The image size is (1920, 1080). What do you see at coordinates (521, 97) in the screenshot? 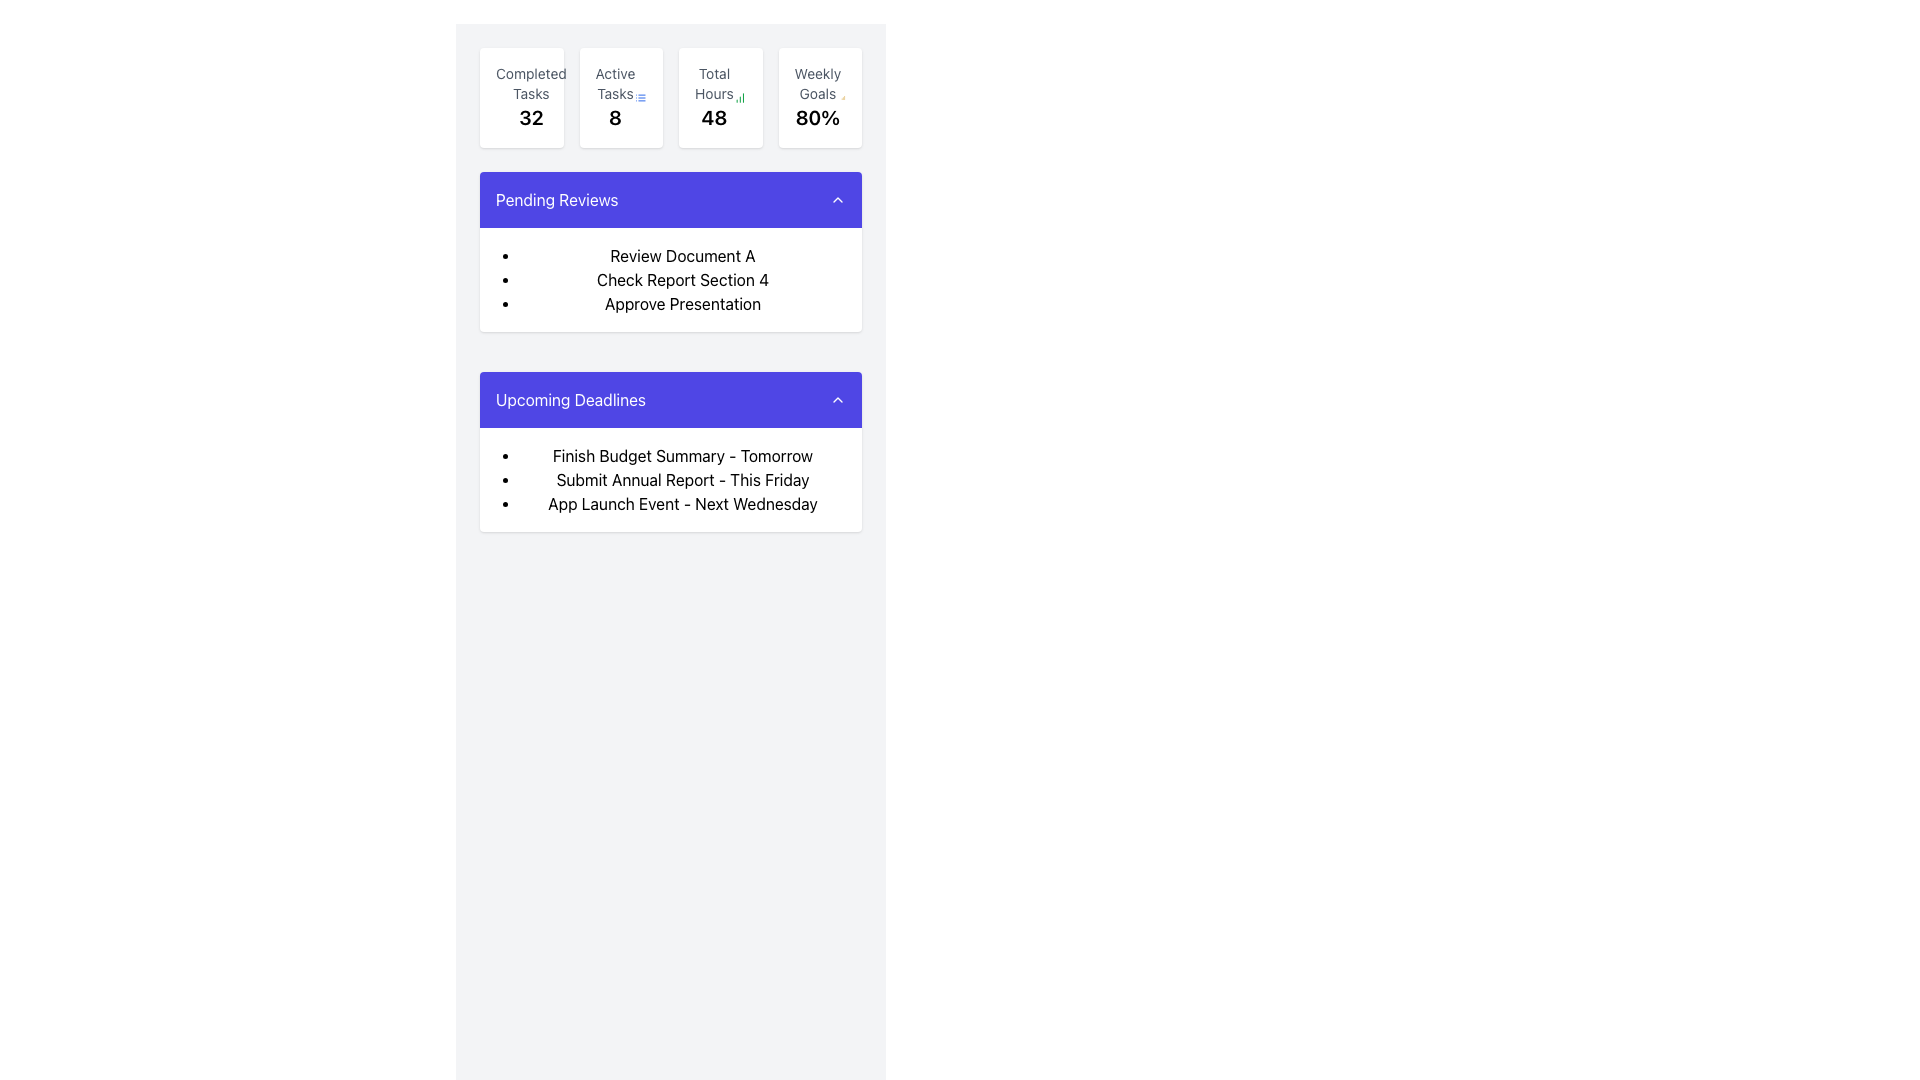
I see `the Information Card displaying the count of completed tasks, which is '32', located at the top section of the interface` at bounding box center [521, 97].